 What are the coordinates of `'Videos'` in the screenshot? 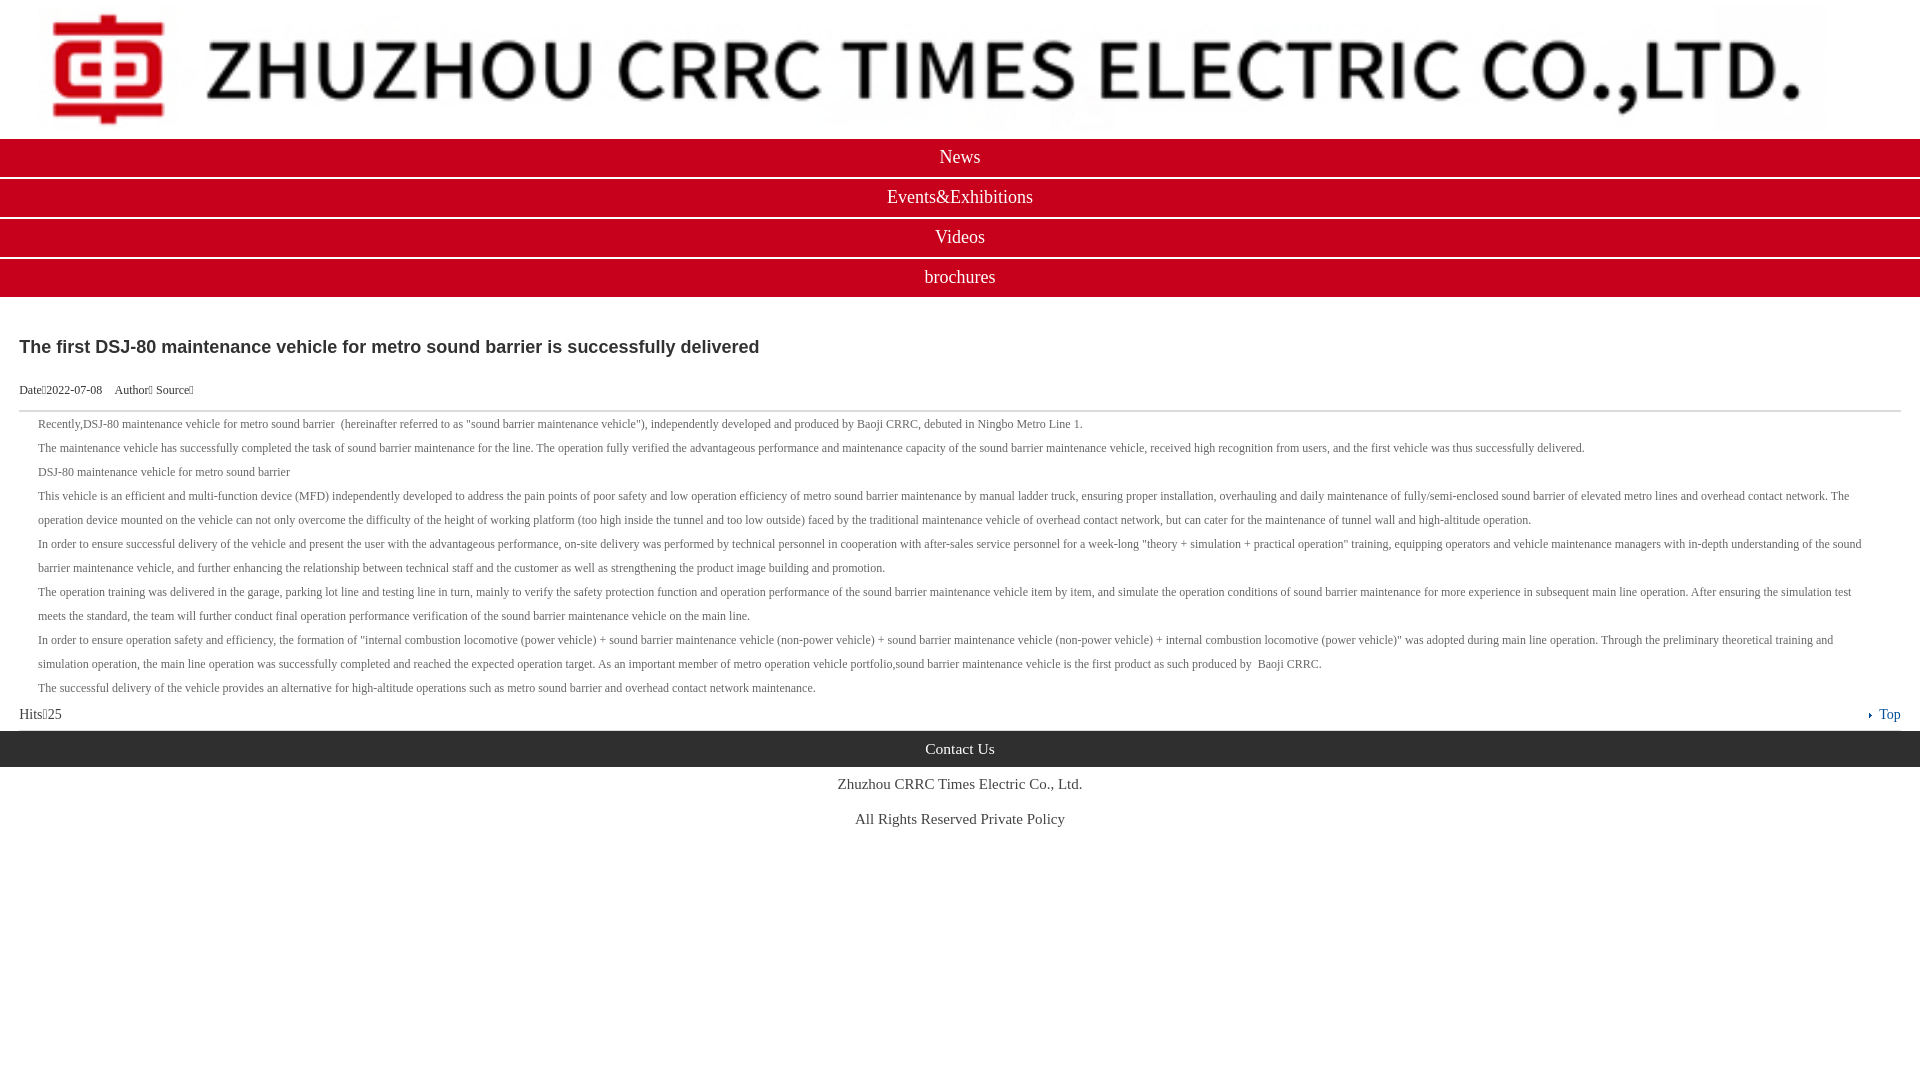 It's located at (960, 235).